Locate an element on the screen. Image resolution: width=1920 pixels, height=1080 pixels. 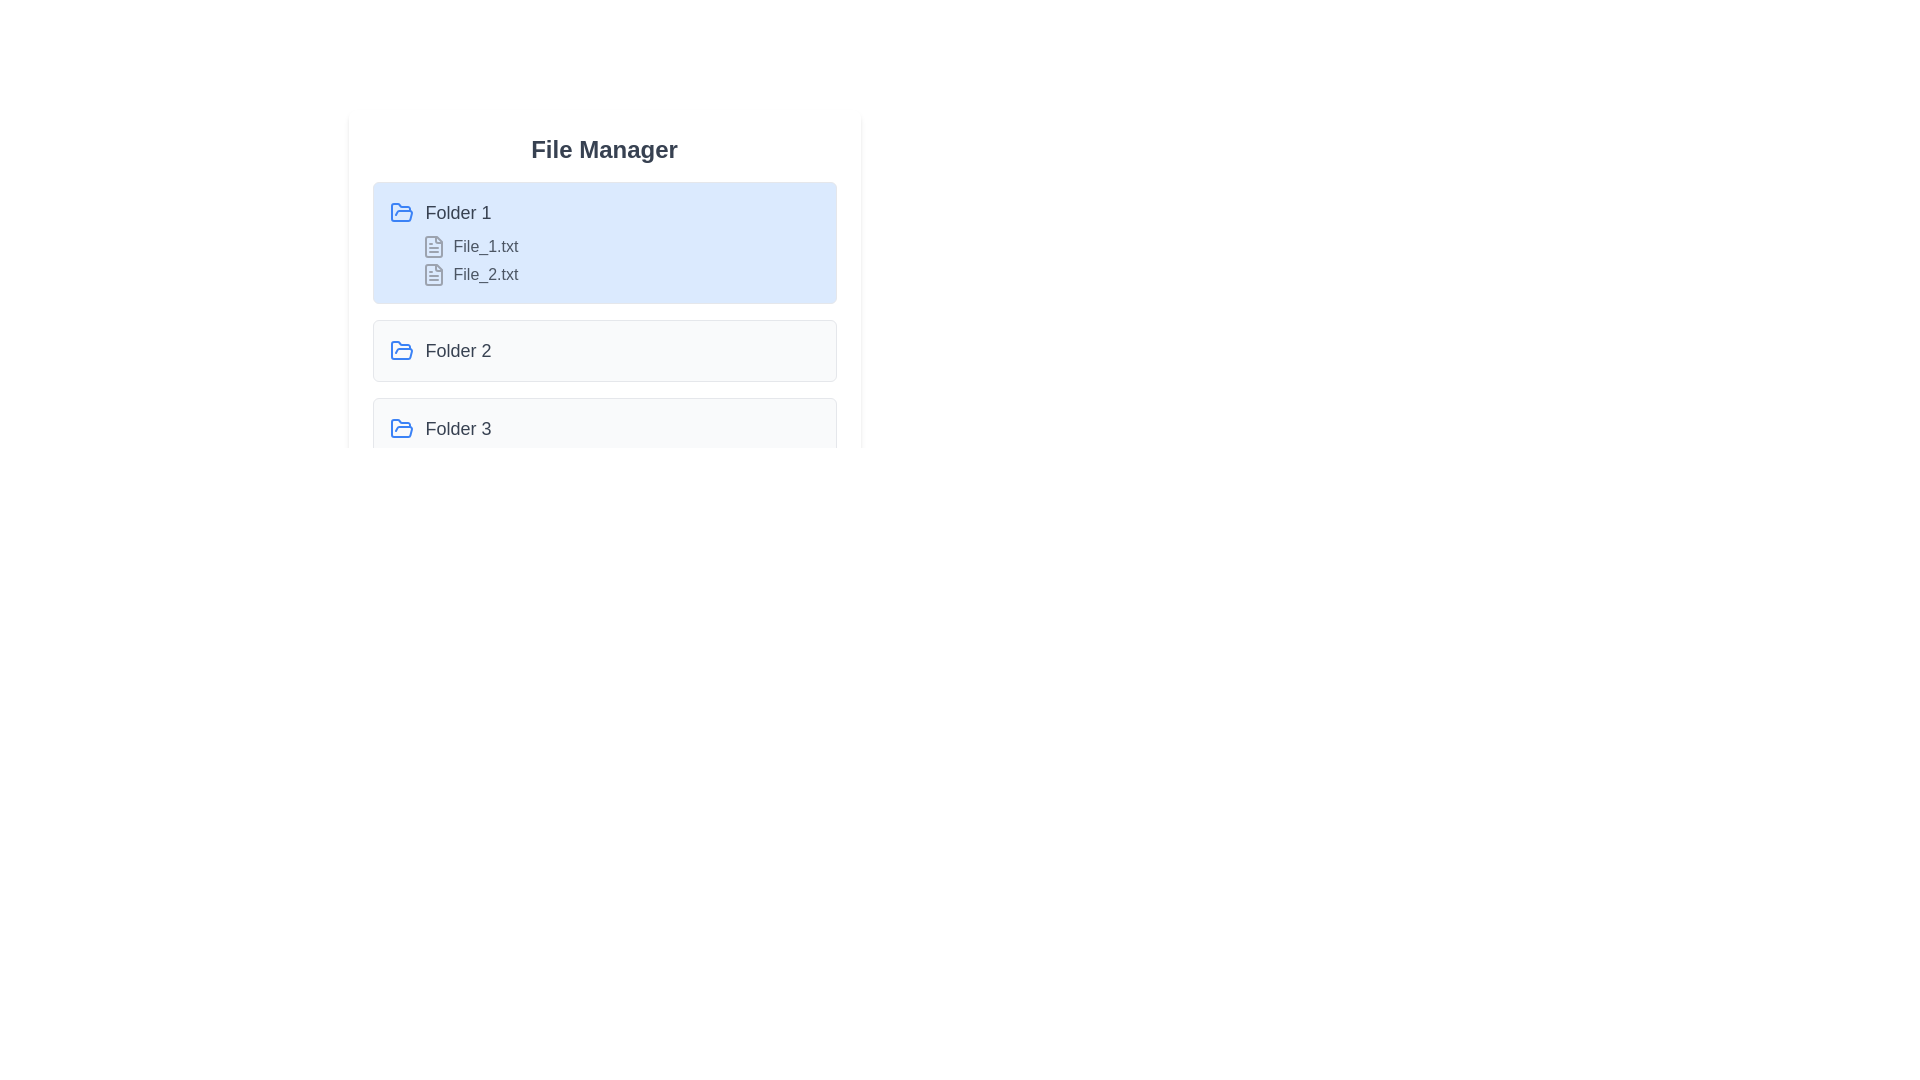
the label displaying 'File_2.txt' in gray color, located under the 'Folder 1' section of the file manager interface is located at coordinates (485, 274).